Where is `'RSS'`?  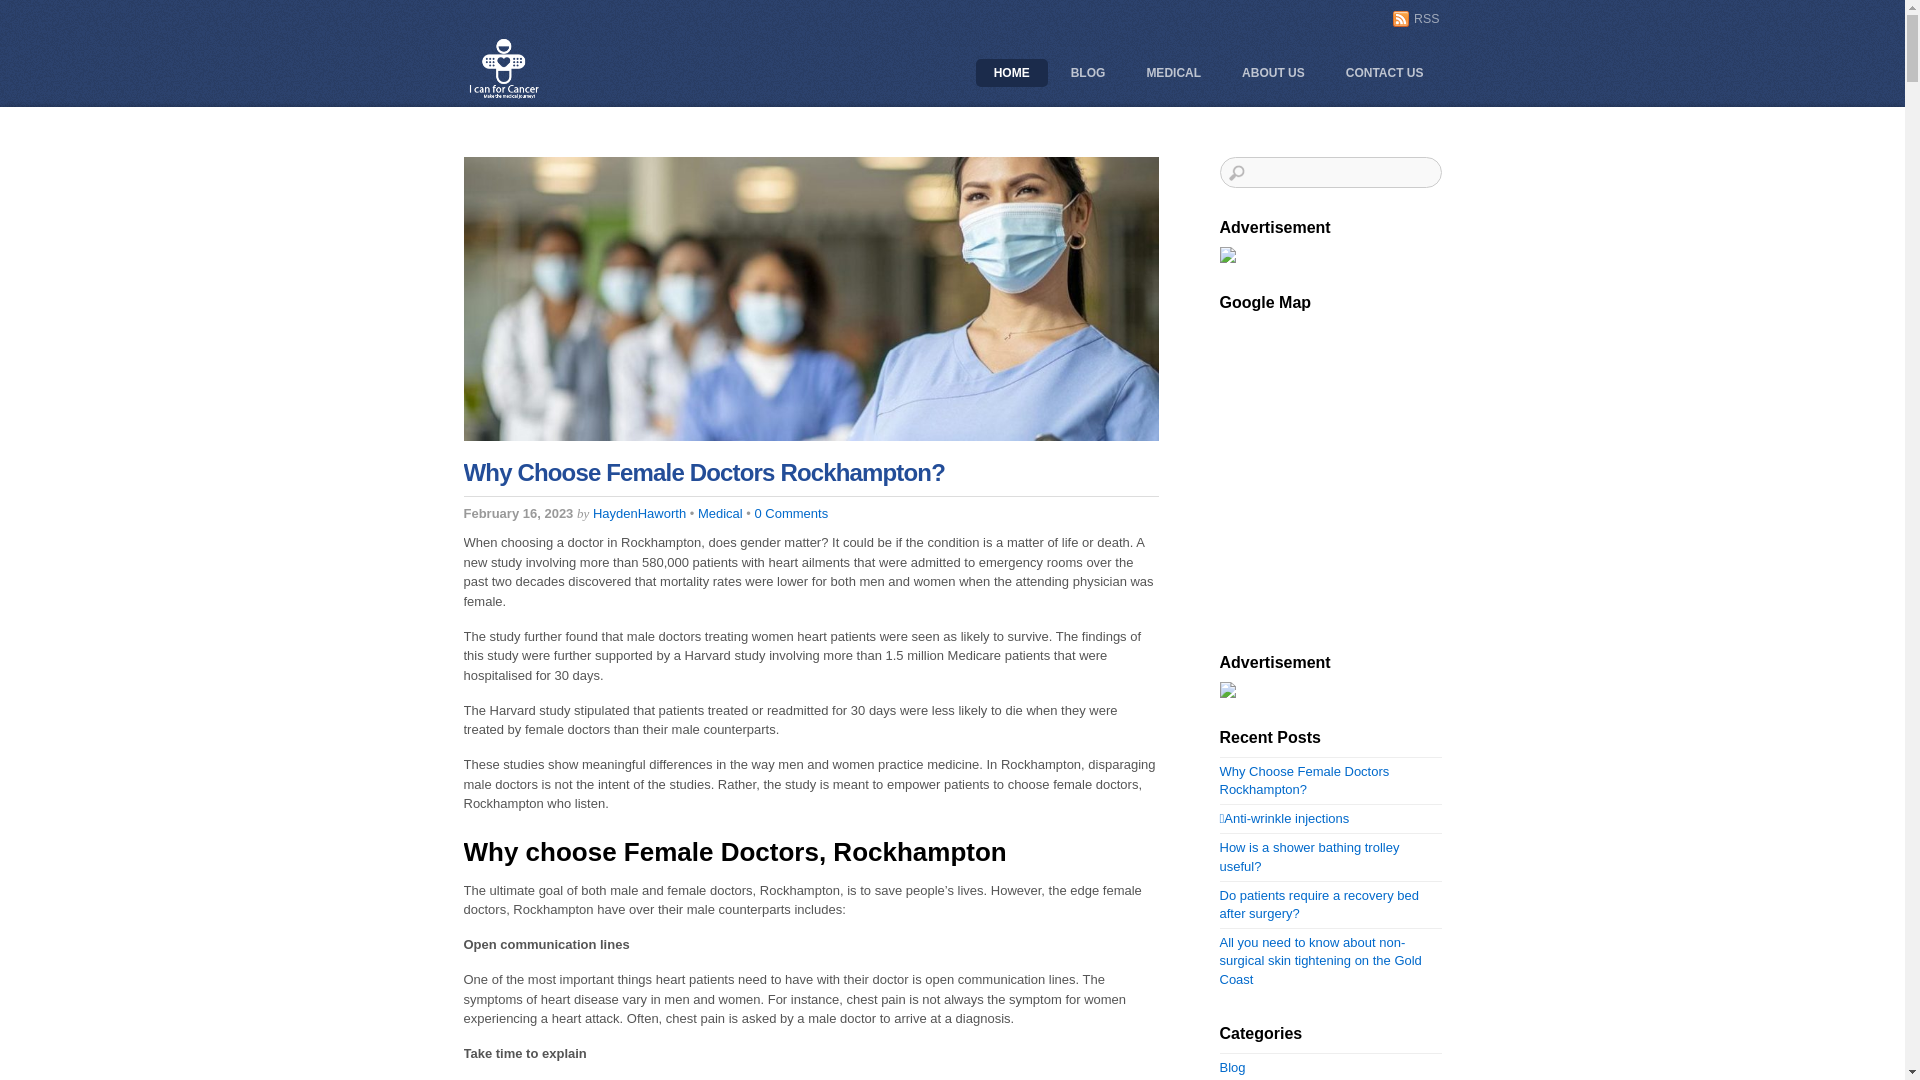
'RSS' is located at coordinates (1415, 18).